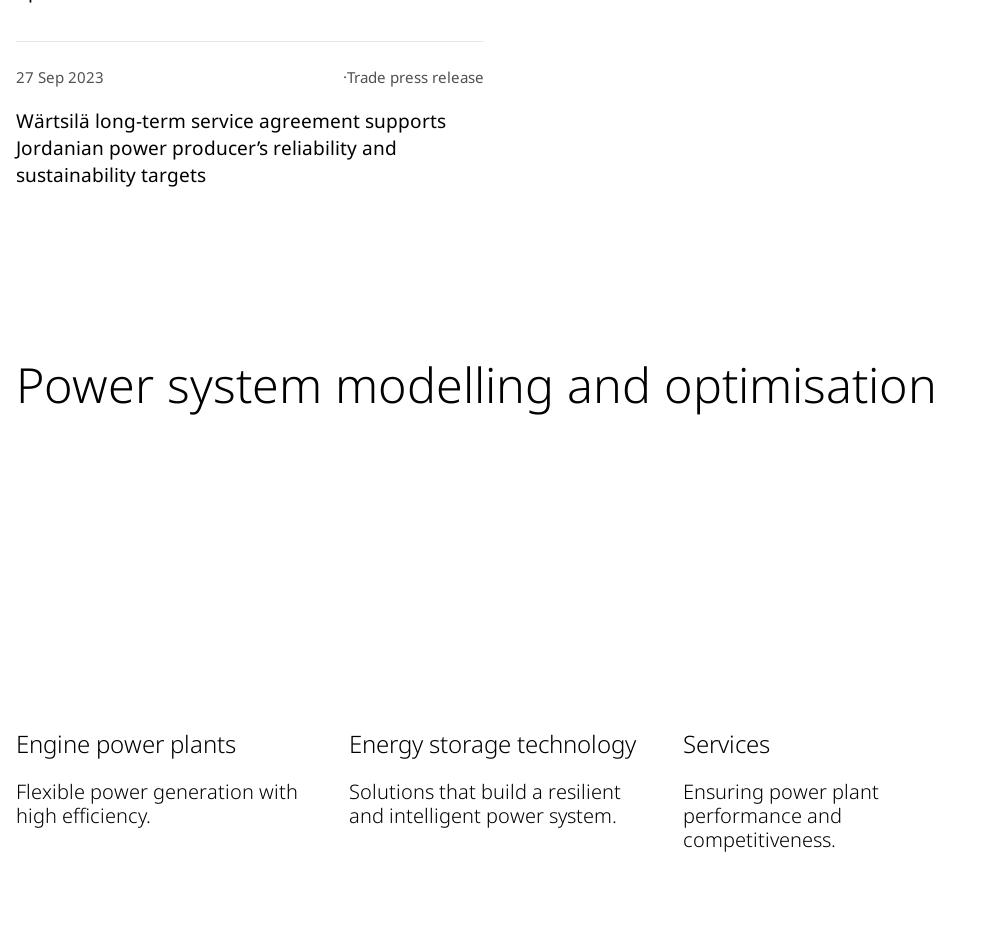  I want to click on 'Trade press release', so click(415, 76).